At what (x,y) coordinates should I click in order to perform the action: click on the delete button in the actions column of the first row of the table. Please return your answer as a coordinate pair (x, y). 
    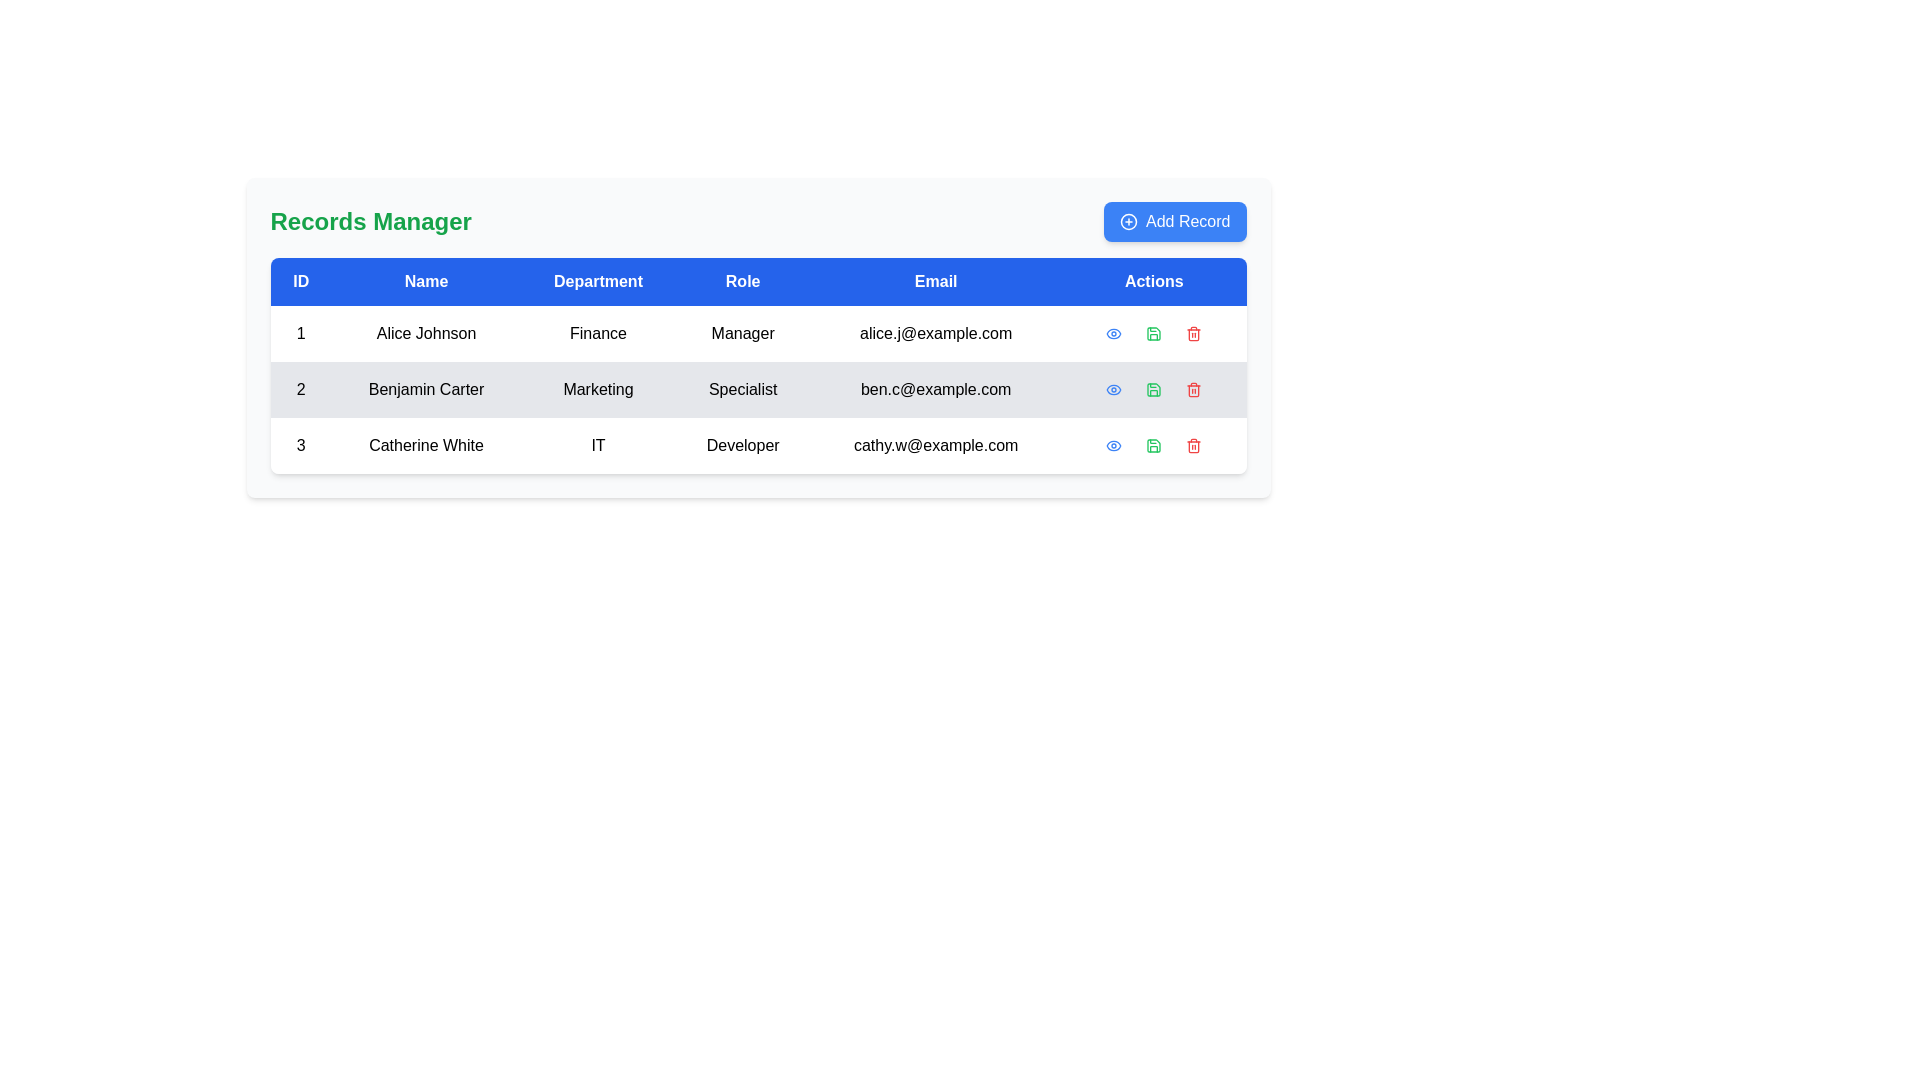
    Looking at the image, I should click on (1194, 333).